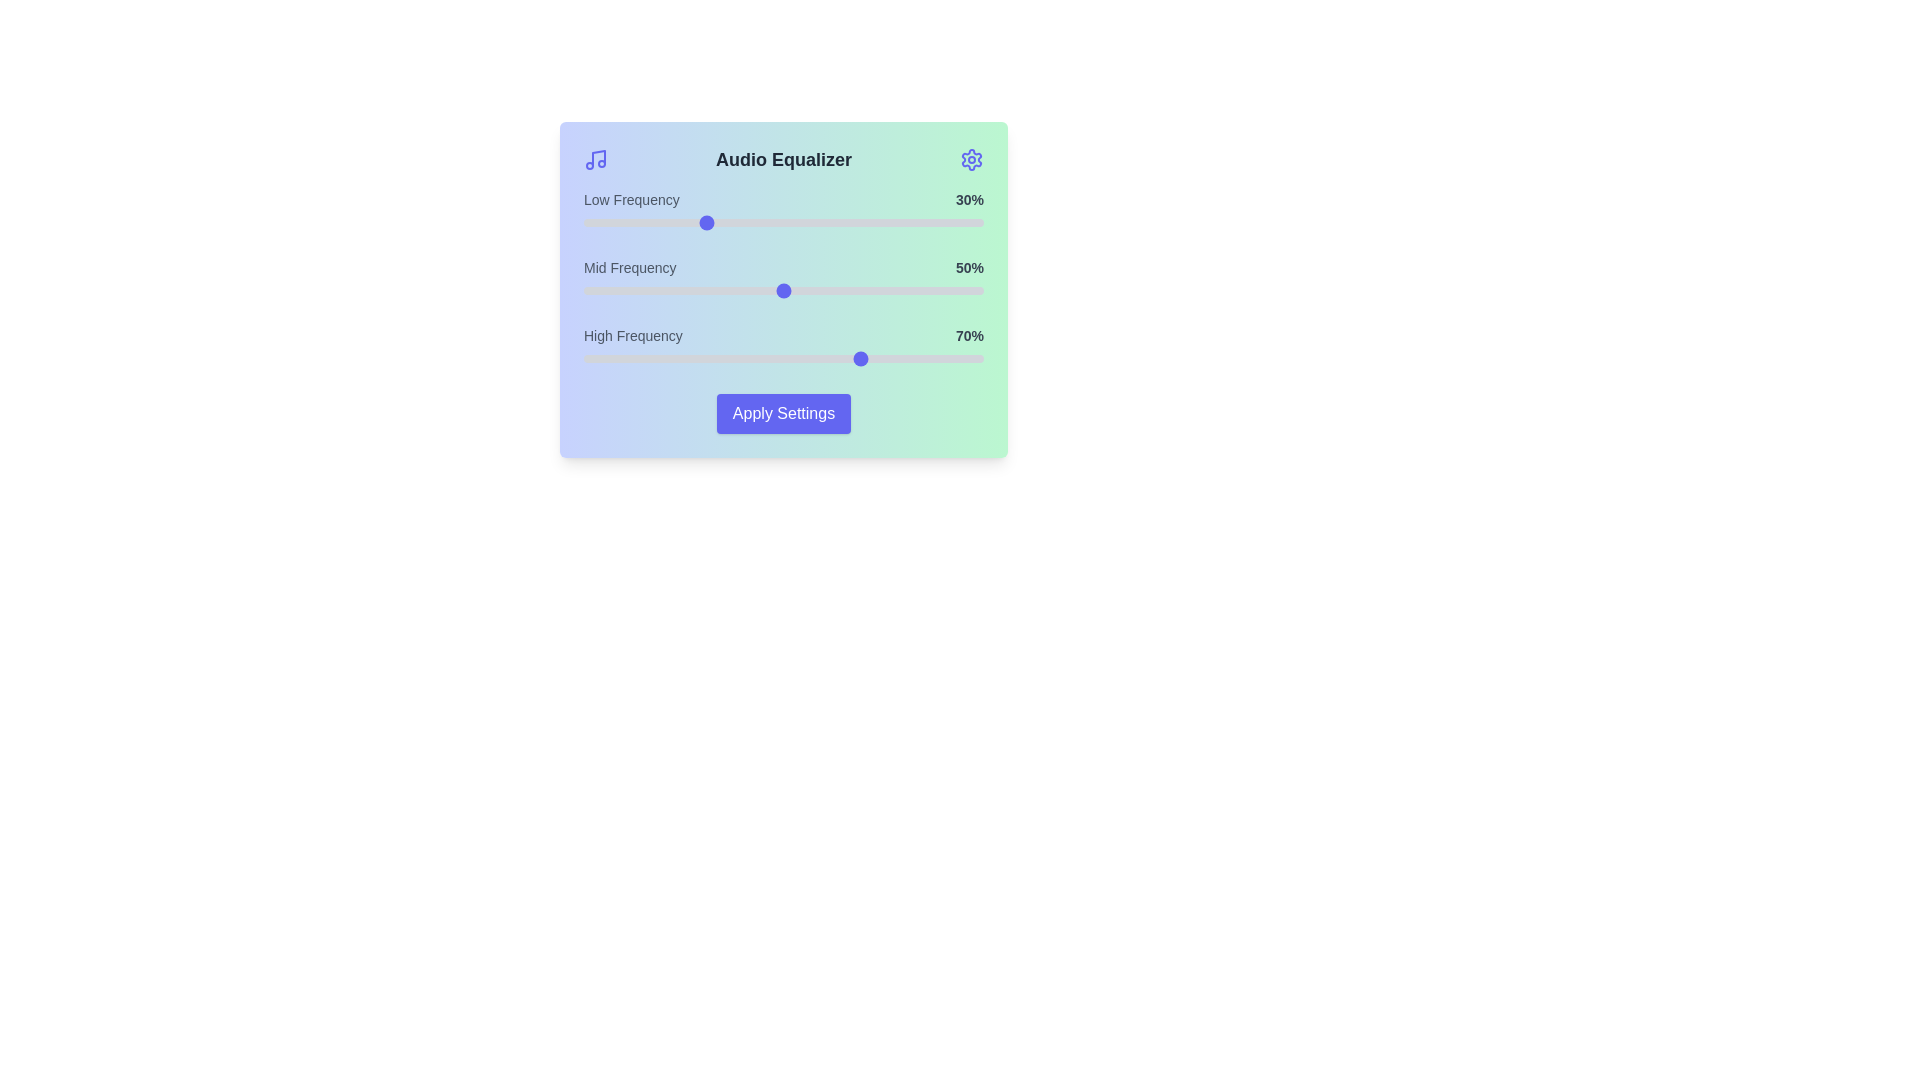 Image resolution: width=1920 pixels, height=1080 pixels. Describe the element at coordinates (782, 412) in the screenshot. I see `the 'Apply Settings' button to apply the current audio equalizer settings` at that location.